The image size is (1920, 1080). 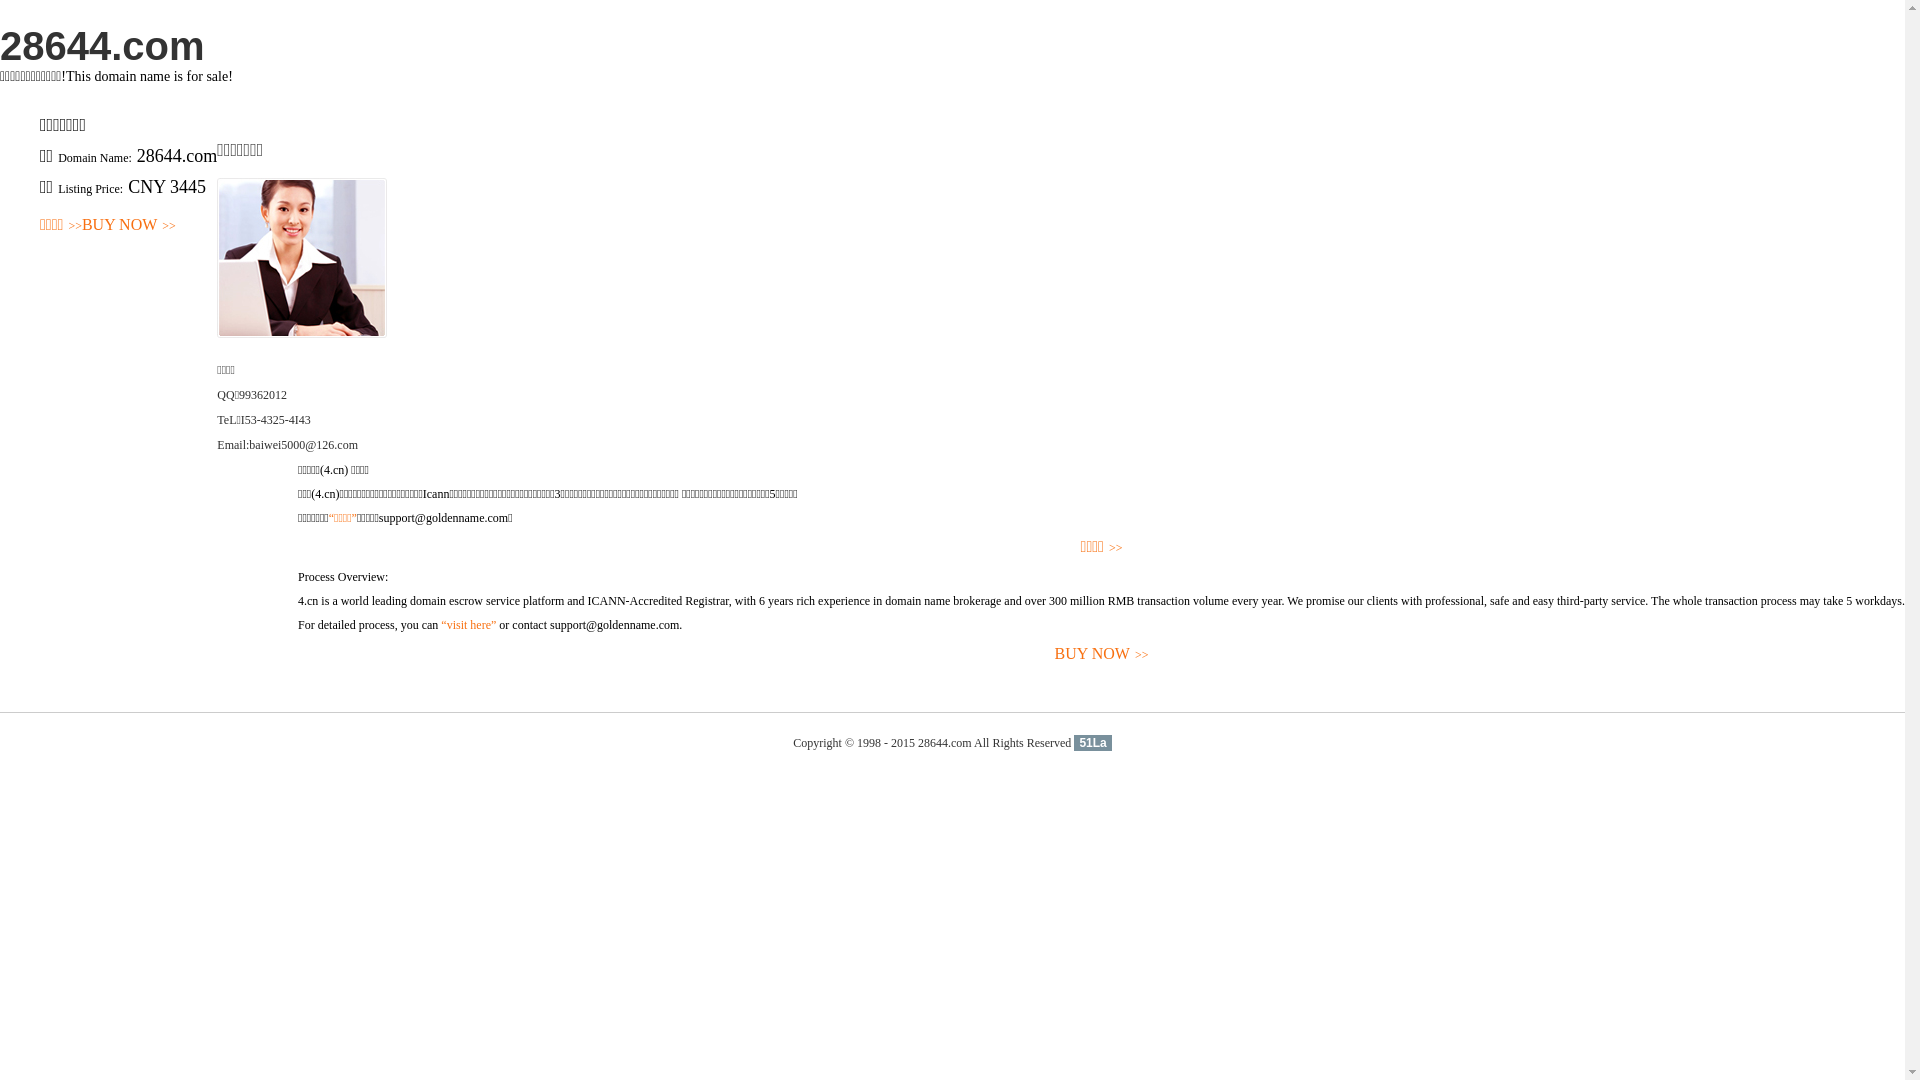 I want to click on '51La', so click(x=1073, y=743).